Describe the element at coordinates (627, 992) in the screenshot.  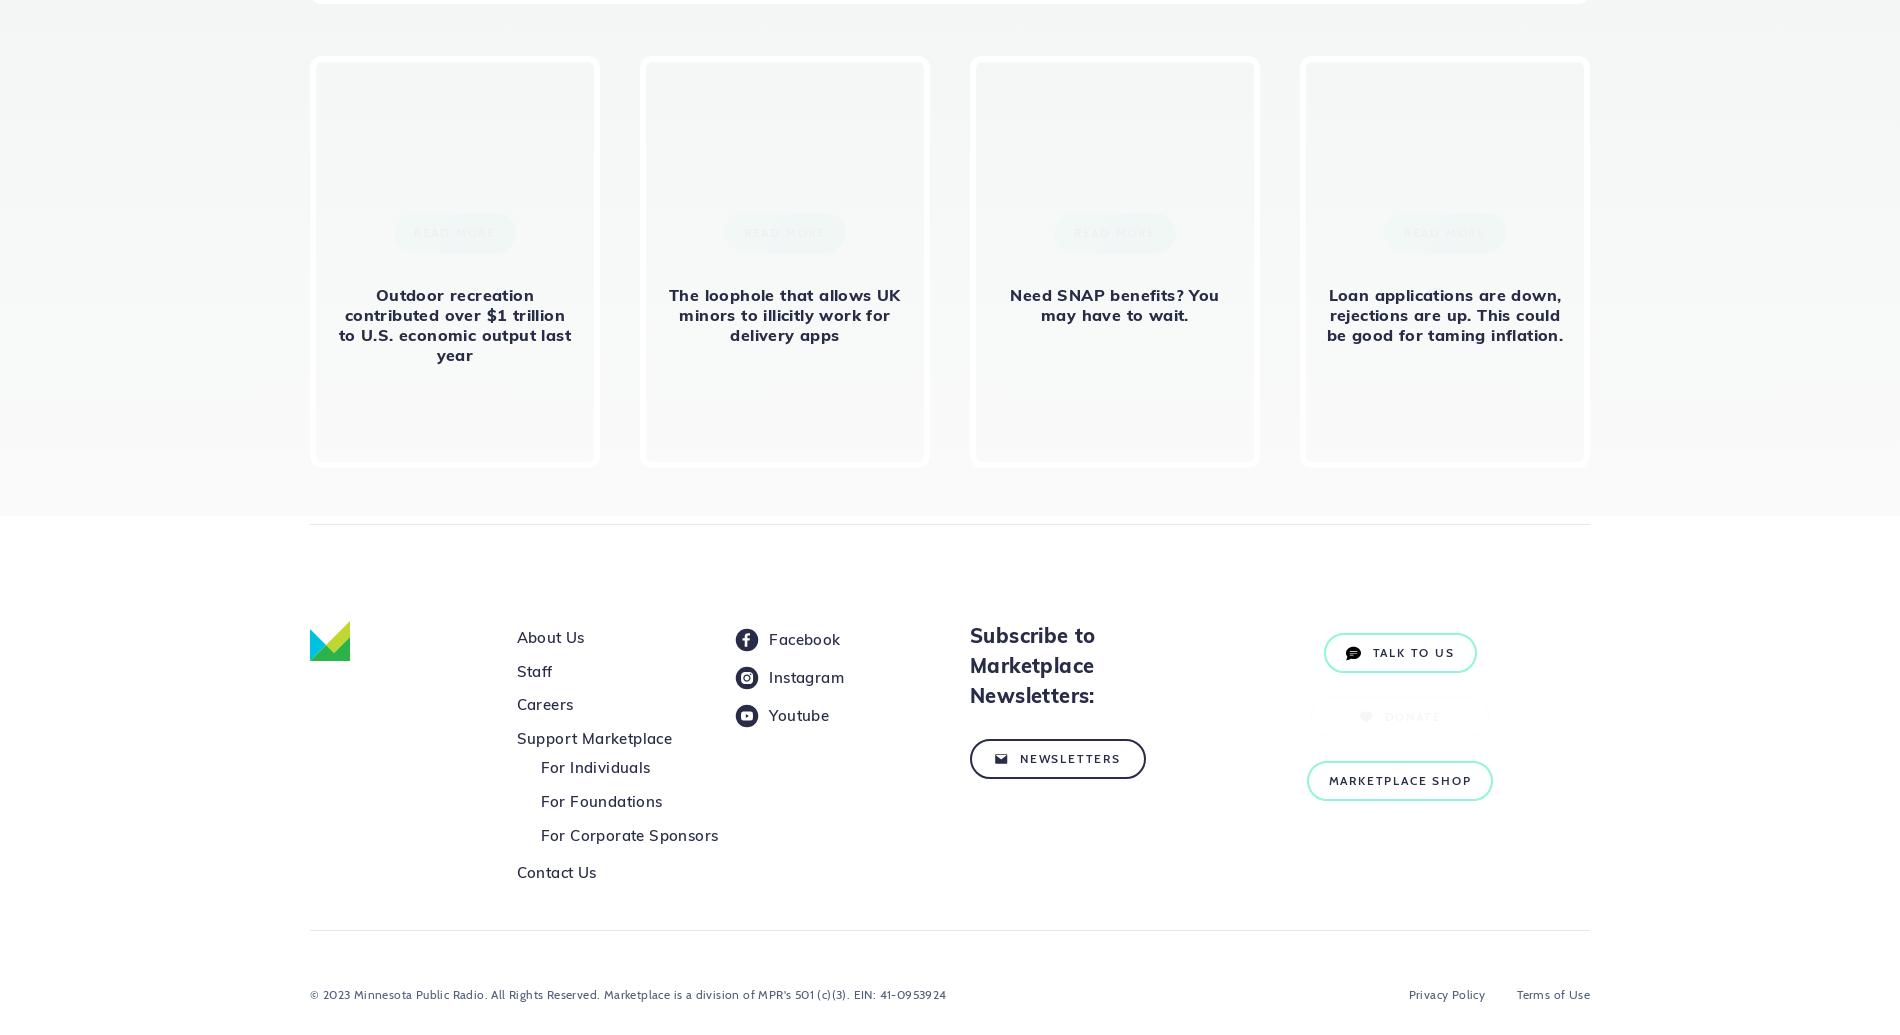
I see `'© 2023 Minnesota Public Radio. All Rights Reserved. Marketplace is a division of MPR's 501 (c)(3). EIN: 41-0953924'` at that location.